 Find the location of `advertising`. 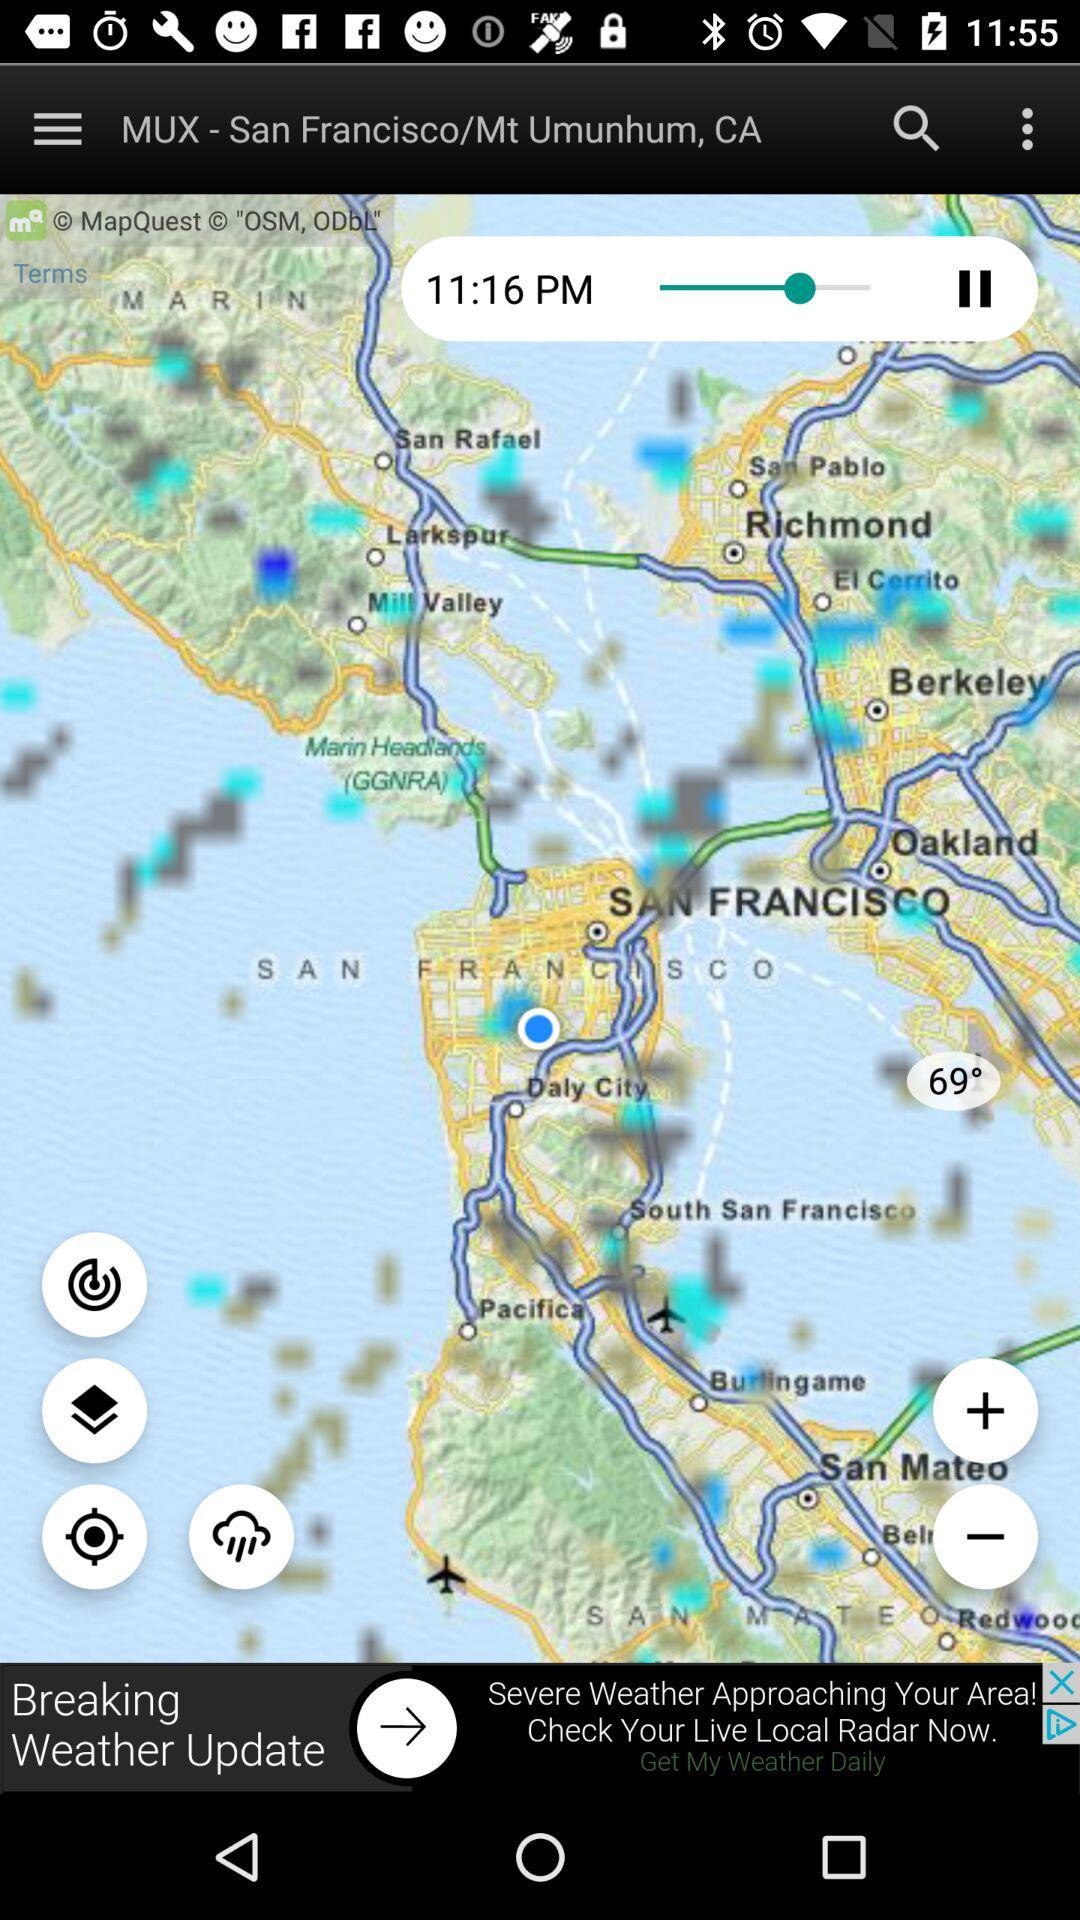

advertising is located at coordinates (540, 1727).